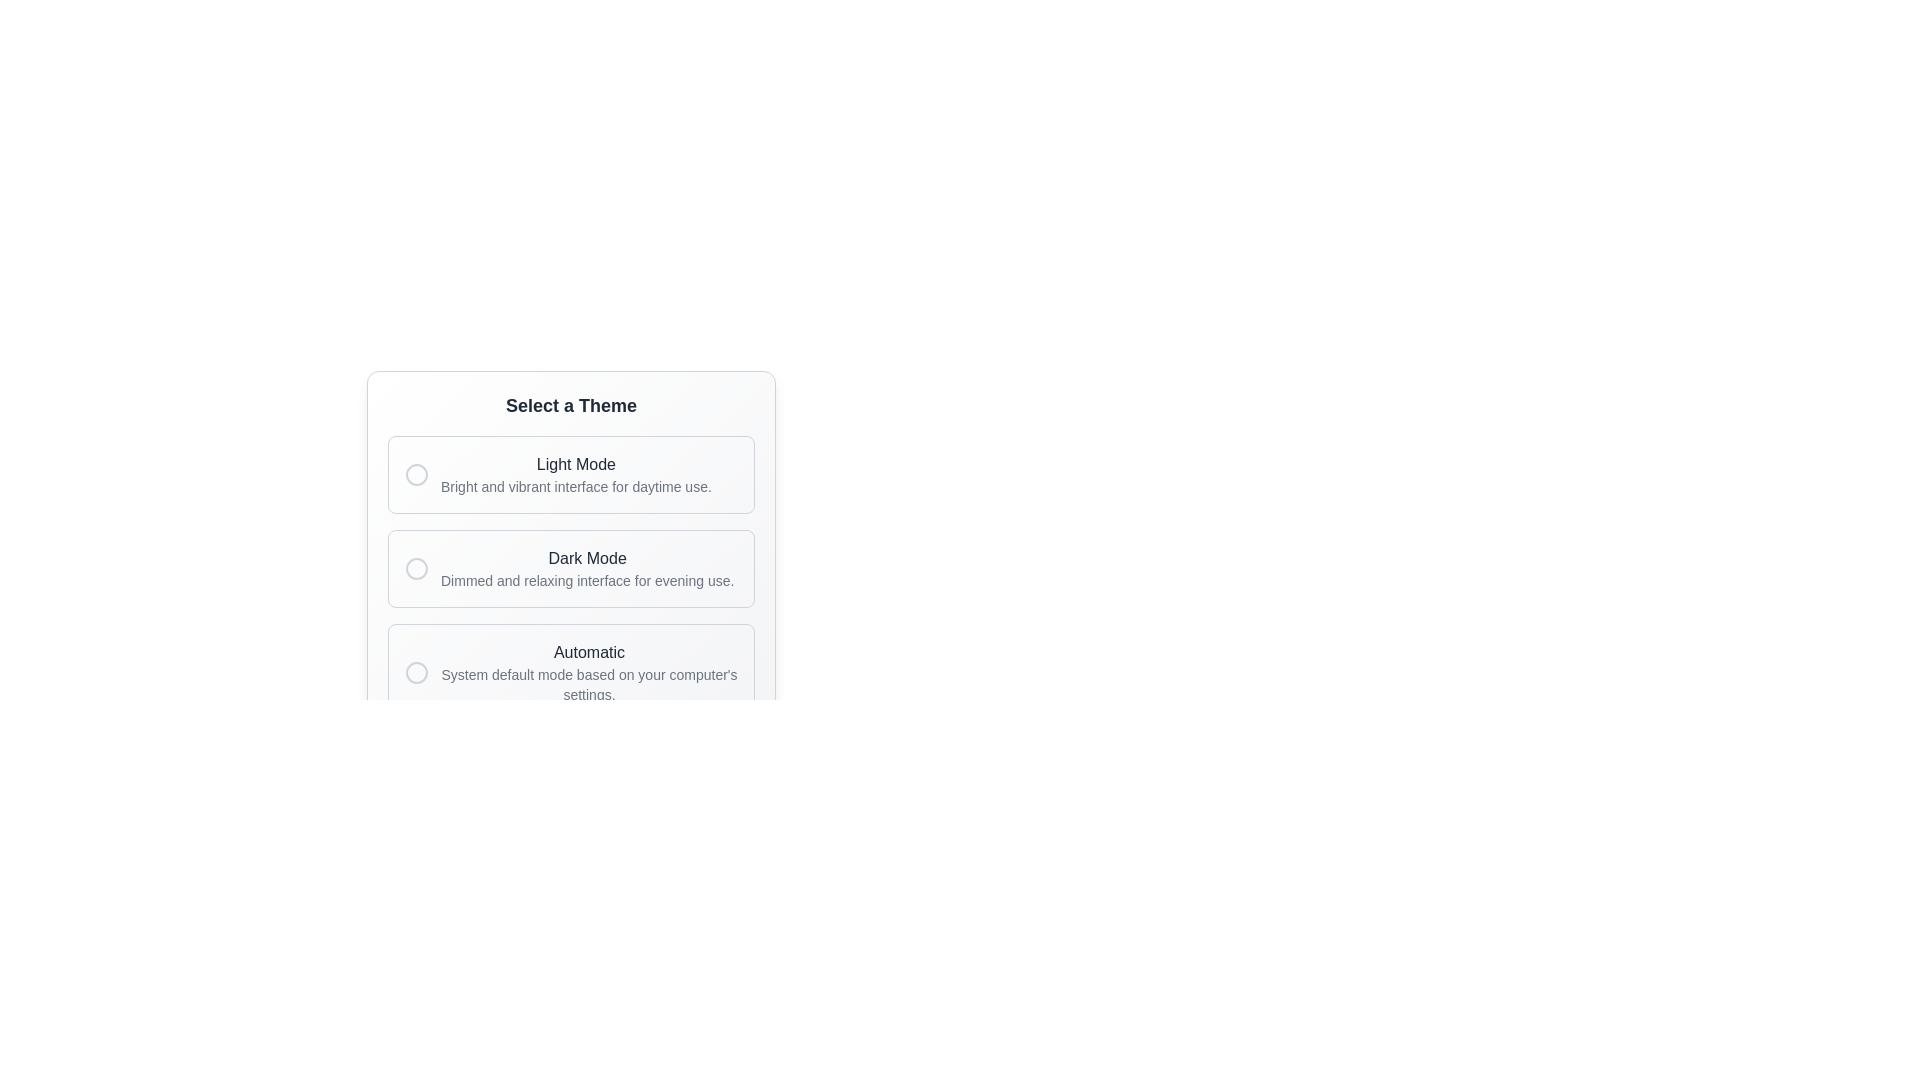  What do you see at coordinates (570, 556) in the screenshot?
I see `the Selection Panel for theme options located beneath the title 'Select a Theme' to trigger visual effects` at bounding box center [570, 556].